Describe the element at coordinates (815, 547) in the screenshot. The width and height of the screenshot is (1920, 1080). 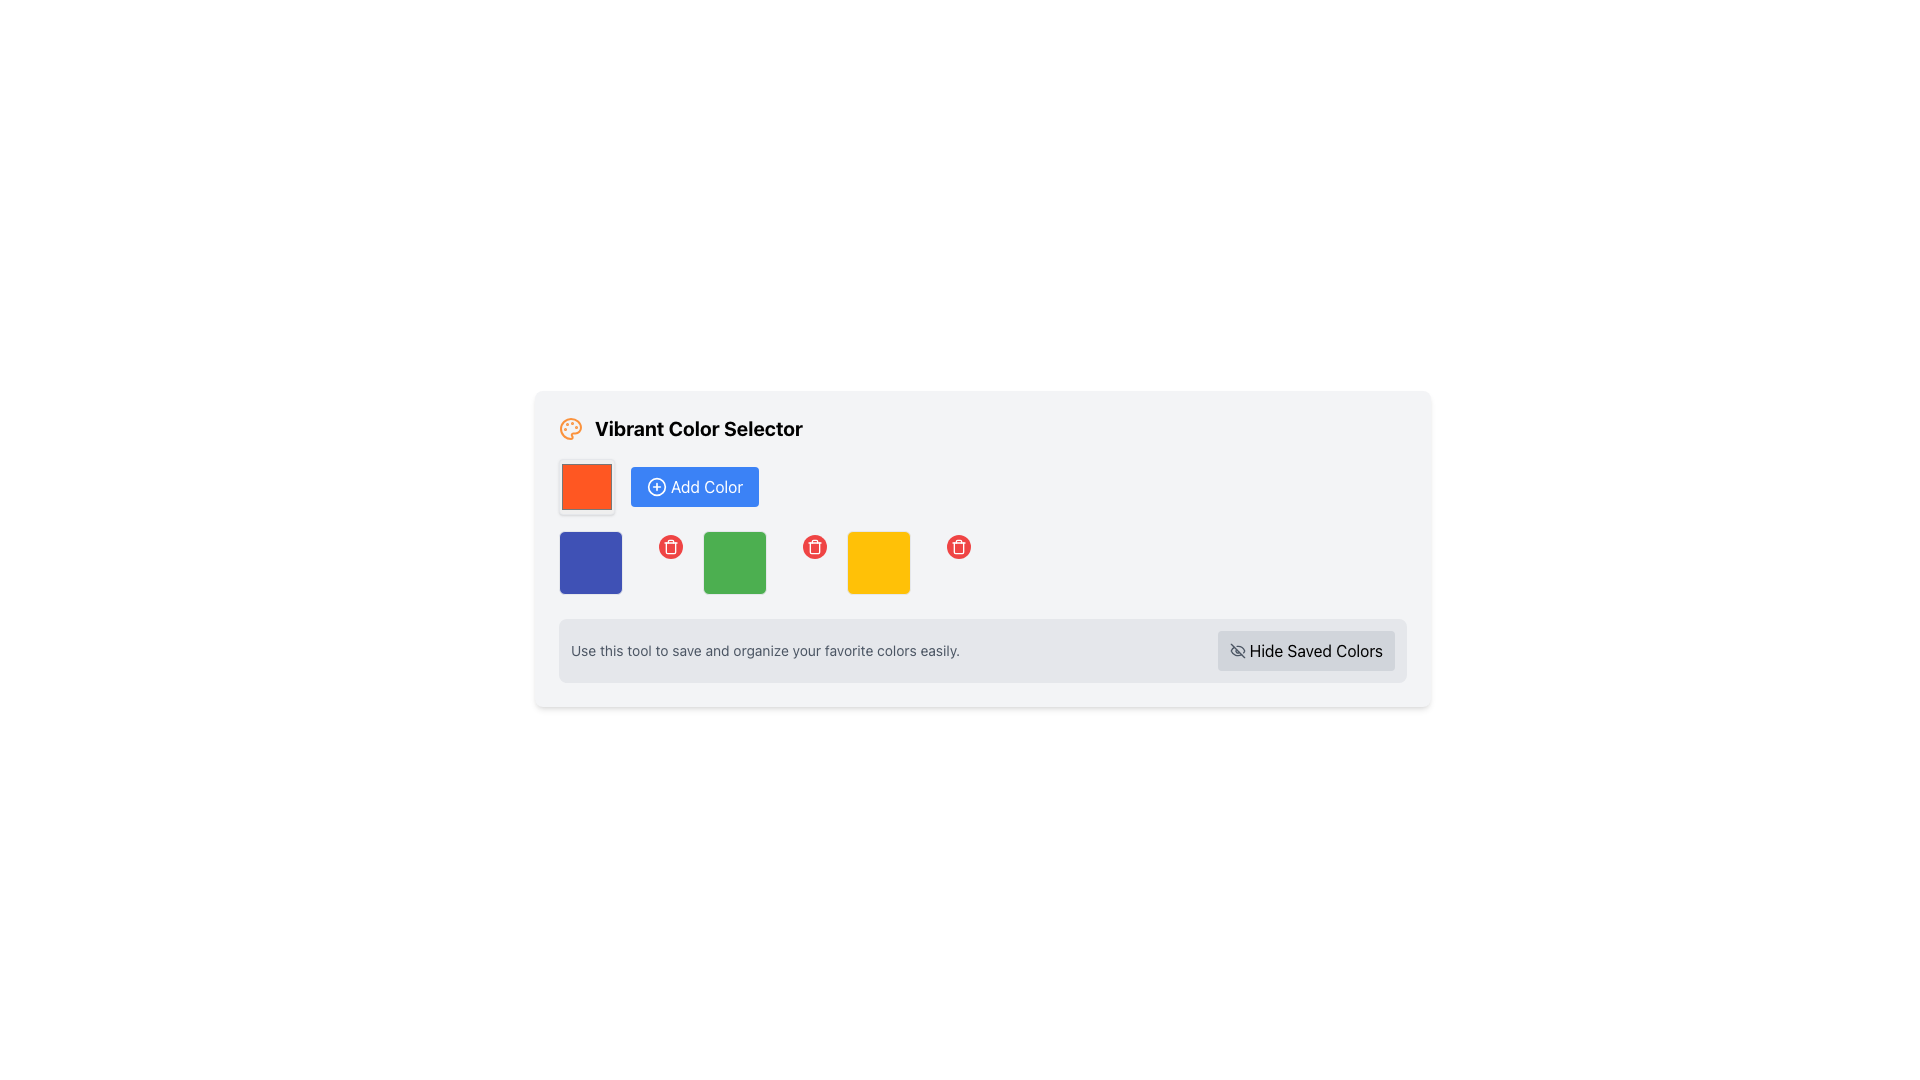
I see `the circular red button with a white trash can icon located at the top-right corner of the green color sample element in the grid layout` at that location.